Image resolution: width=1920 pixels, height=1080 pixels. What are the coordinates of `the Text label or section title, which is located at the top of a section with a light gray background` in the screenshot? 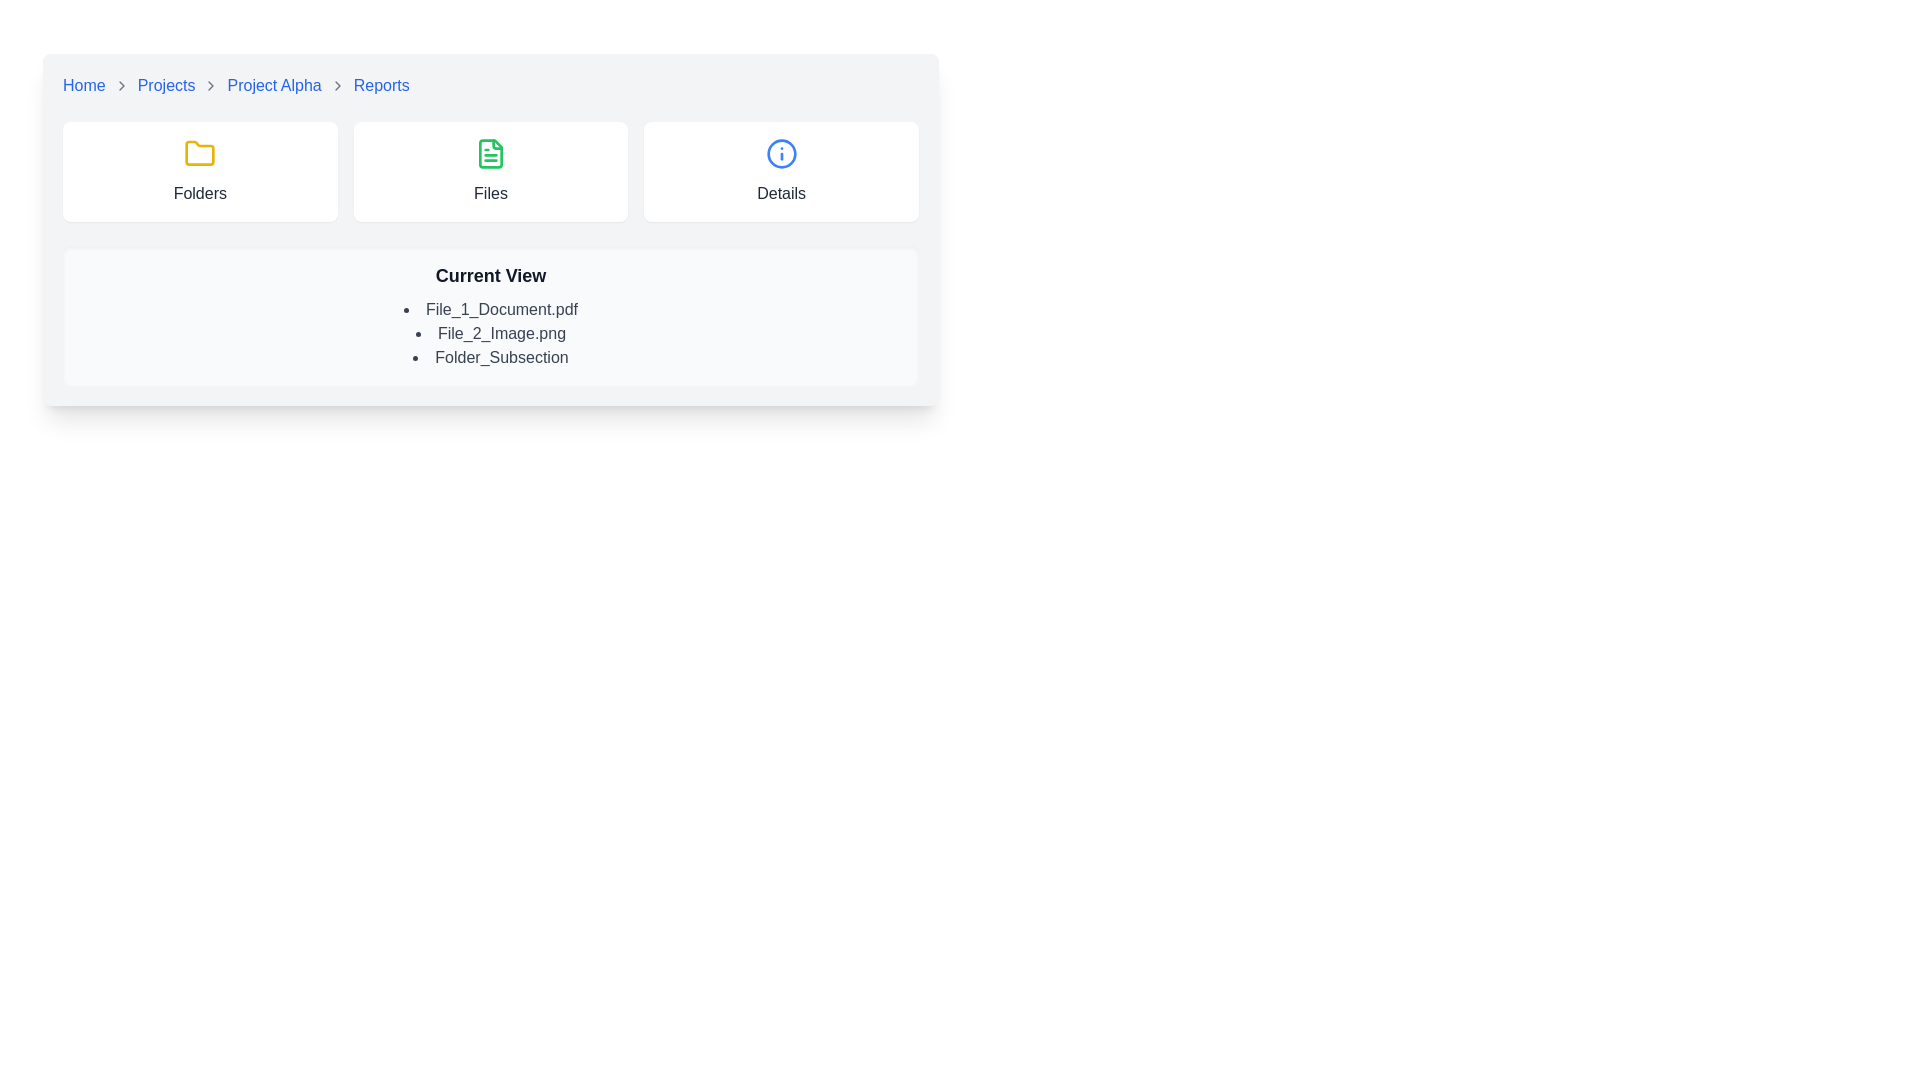 It's located at (490, 276).